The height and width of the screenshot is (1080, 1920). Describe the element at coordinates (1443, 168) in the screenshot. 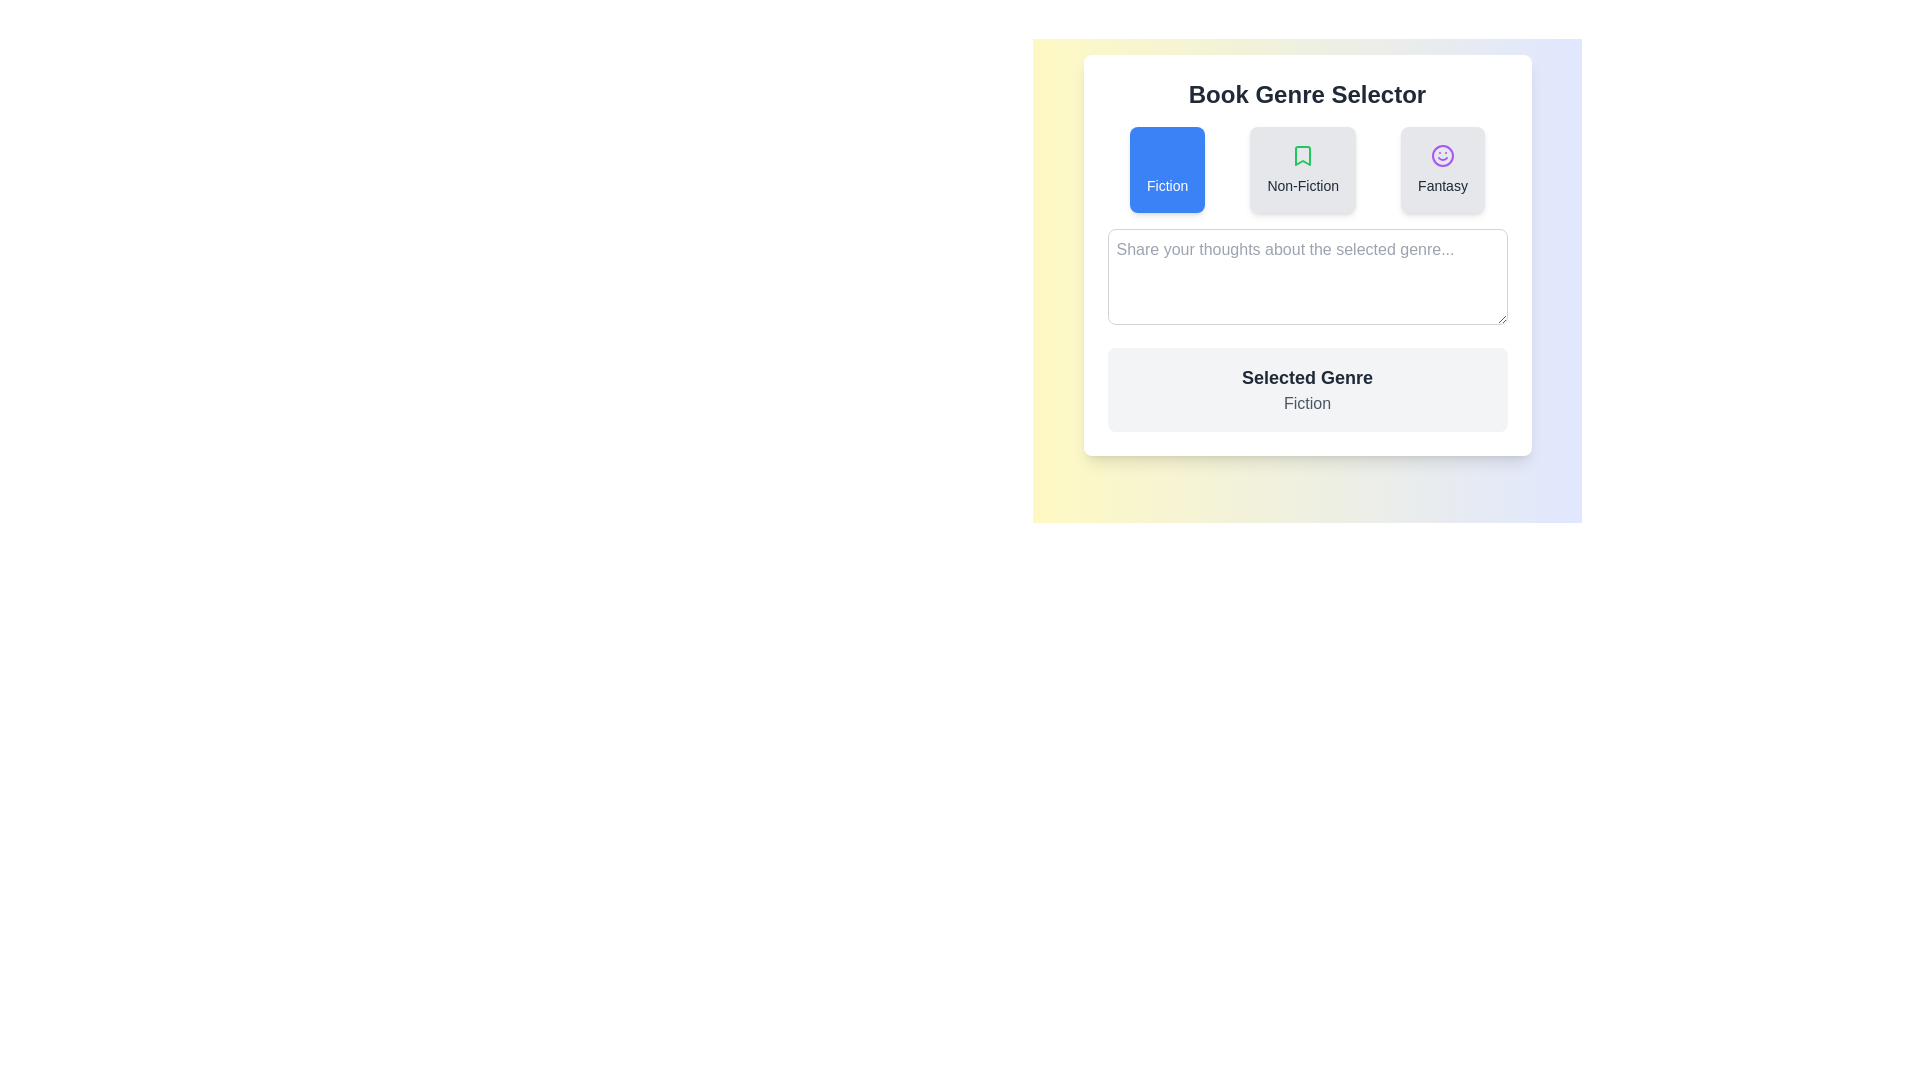

I see `the 'Fantasy' genre selection button, which is the third button in a horizontal layout` at that location.